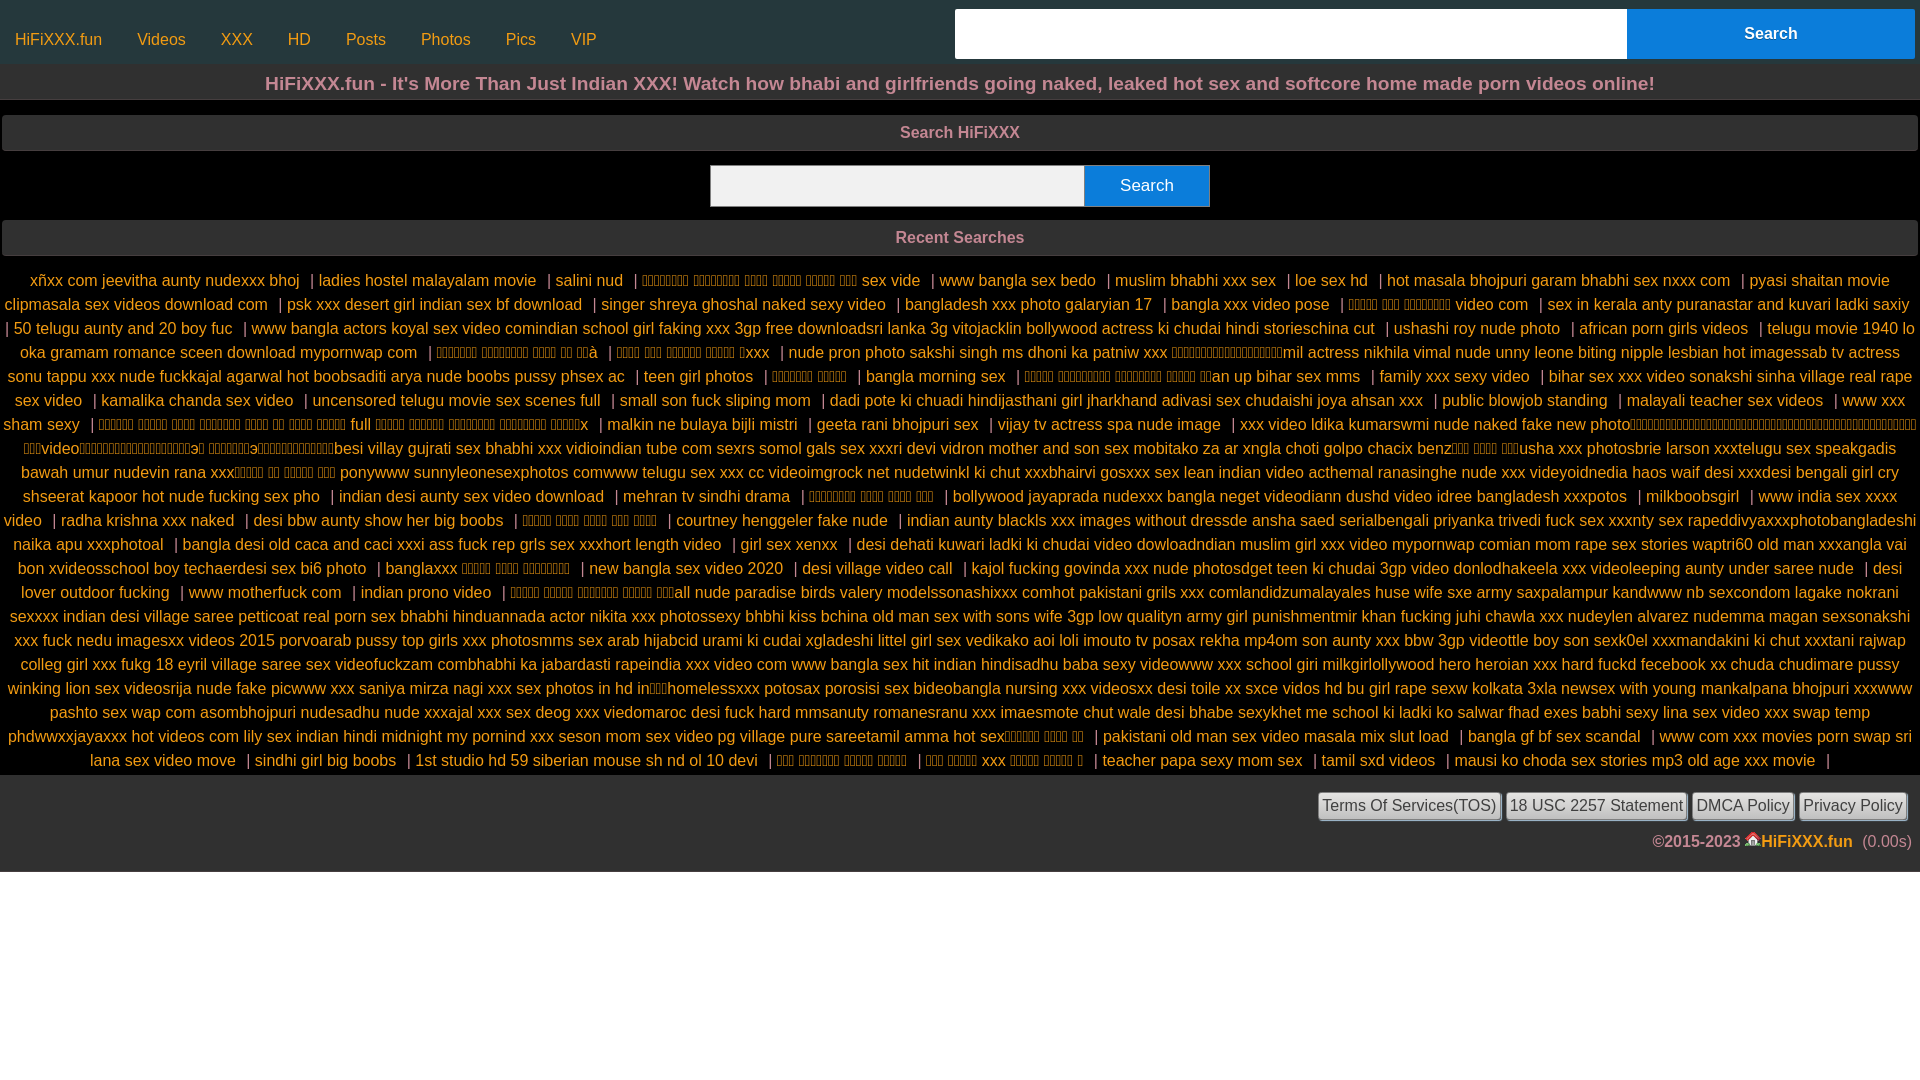  What do you see at coordinates (1275, 736) in the screenshot?
I see `'pakistani old man sex video masala mix slut load'` at bounding box center [1275, 736].